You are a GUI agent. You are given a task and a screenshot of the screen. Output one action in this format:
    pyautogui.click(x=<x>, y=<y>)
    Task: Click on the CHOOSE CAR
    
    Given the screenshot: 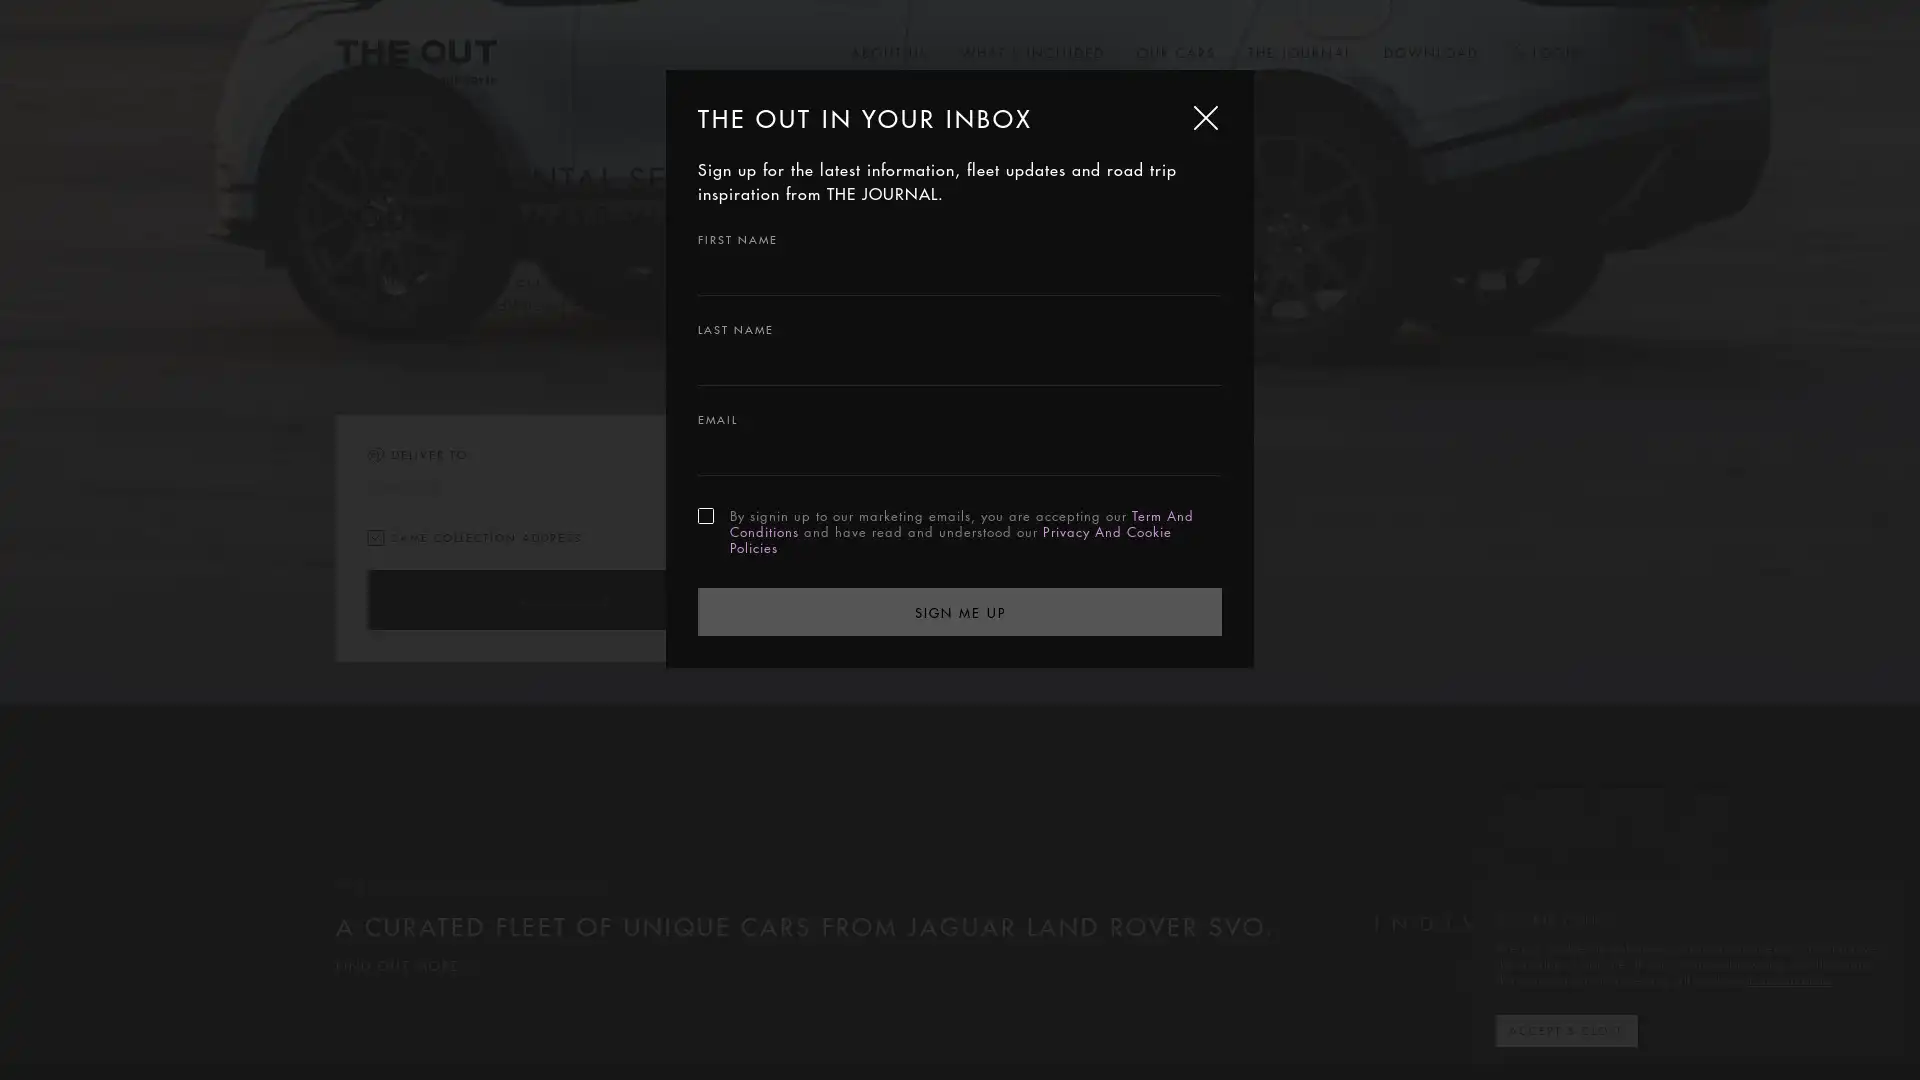 What is the action you would take?
    pyautogui.click(x=560, y=599)
    